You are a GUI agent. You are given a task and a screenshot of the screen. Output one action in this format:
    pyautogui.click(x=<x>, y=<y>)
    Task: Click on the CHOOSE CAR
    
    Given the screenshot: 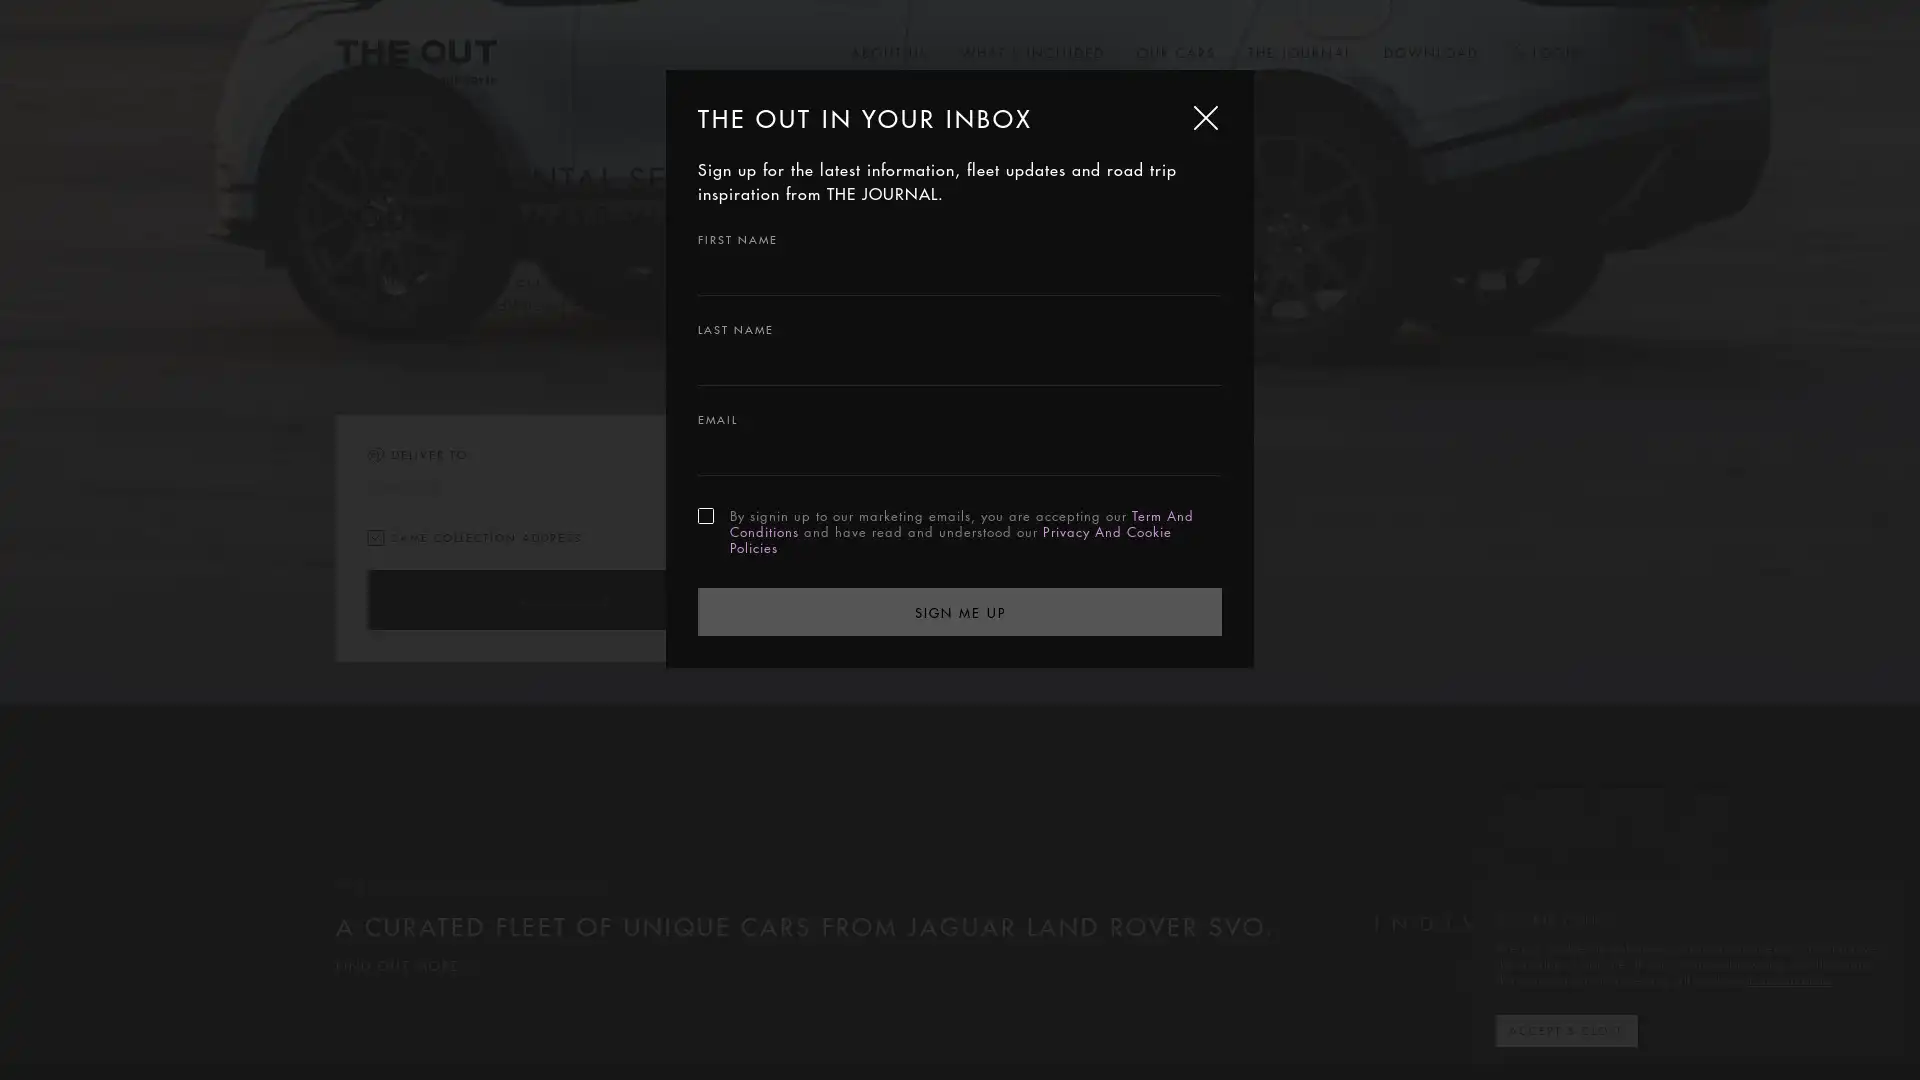 What is the action you would take?
    pyautogui.click(x=560, y=599)
    